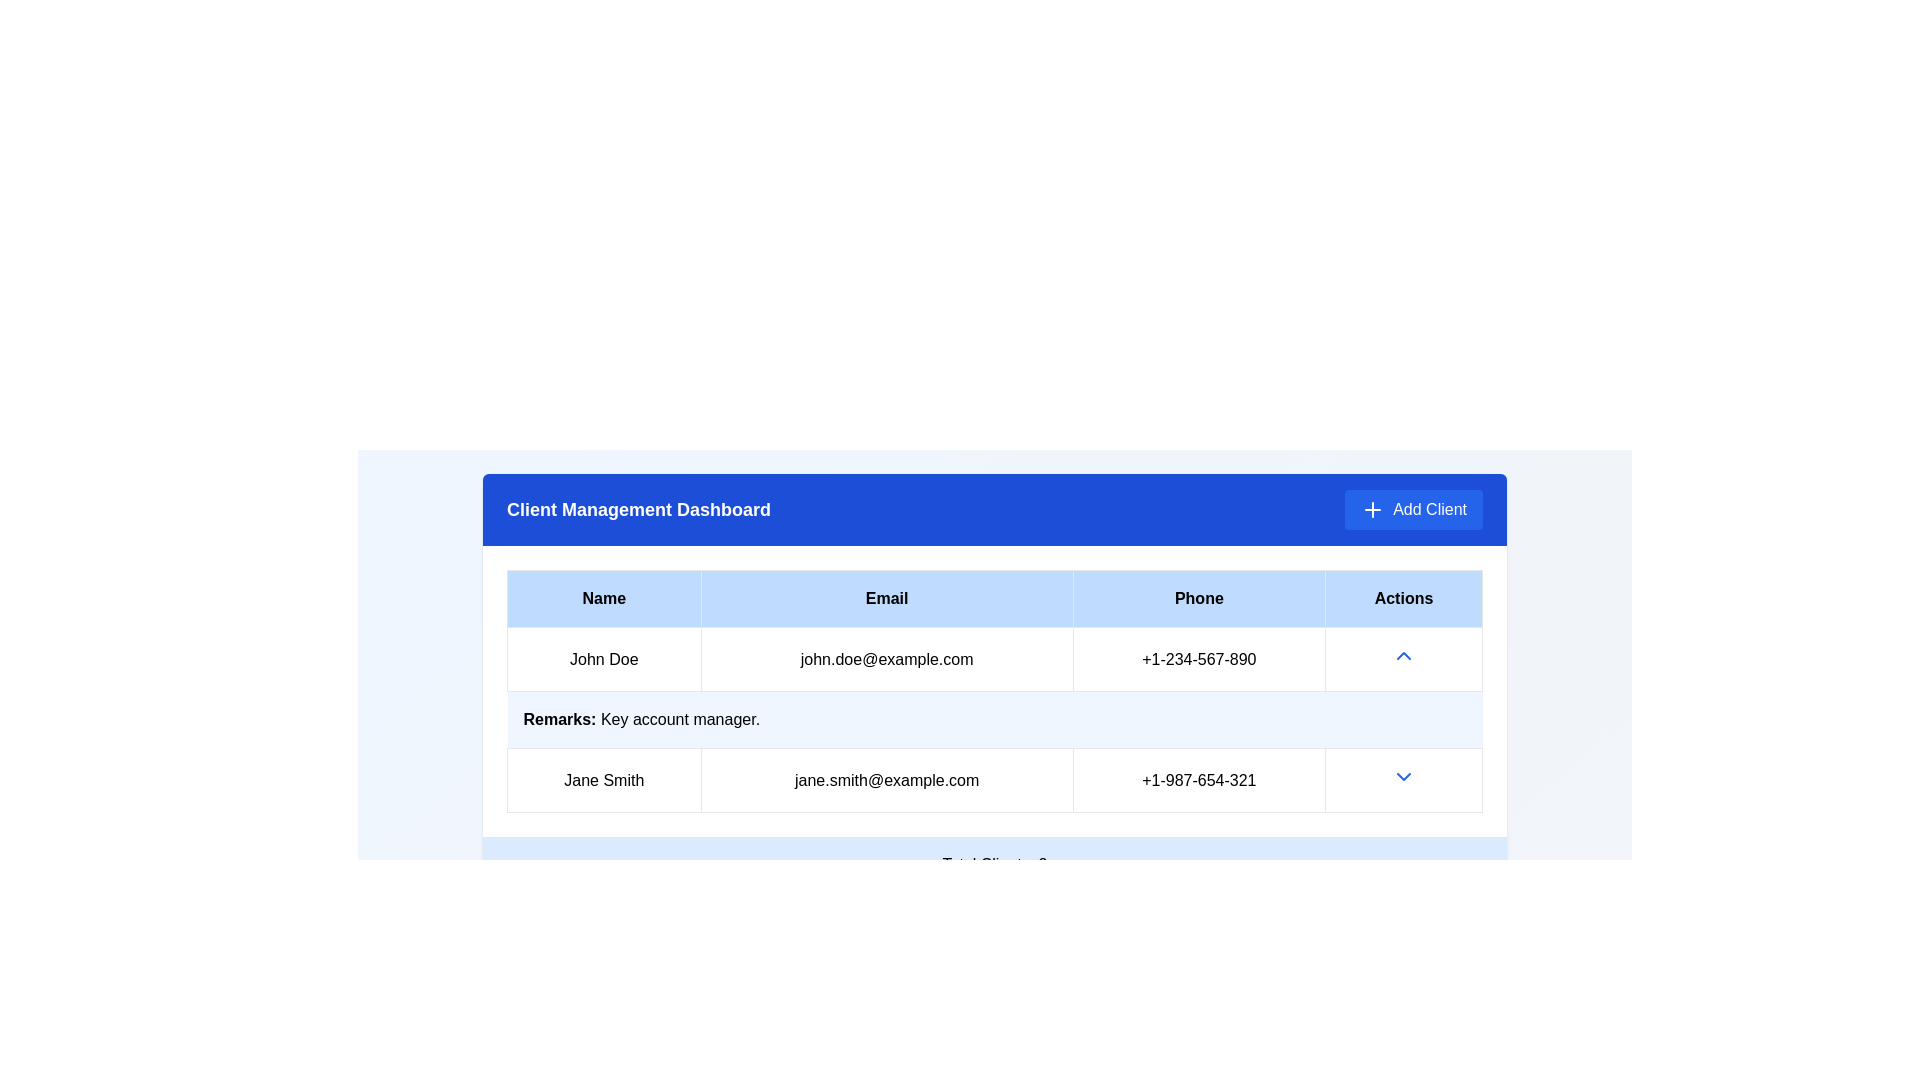 The height and width of the screenshot is (1080, 1920). What do you see at coordinates (603, 659) in the screenshot?
I see `the Text Label representing the name of a client or individual located in the first data row under the 'Name' column, which is directly to the left of 'john.doe@example.com'` at bounding box center [603, 659].